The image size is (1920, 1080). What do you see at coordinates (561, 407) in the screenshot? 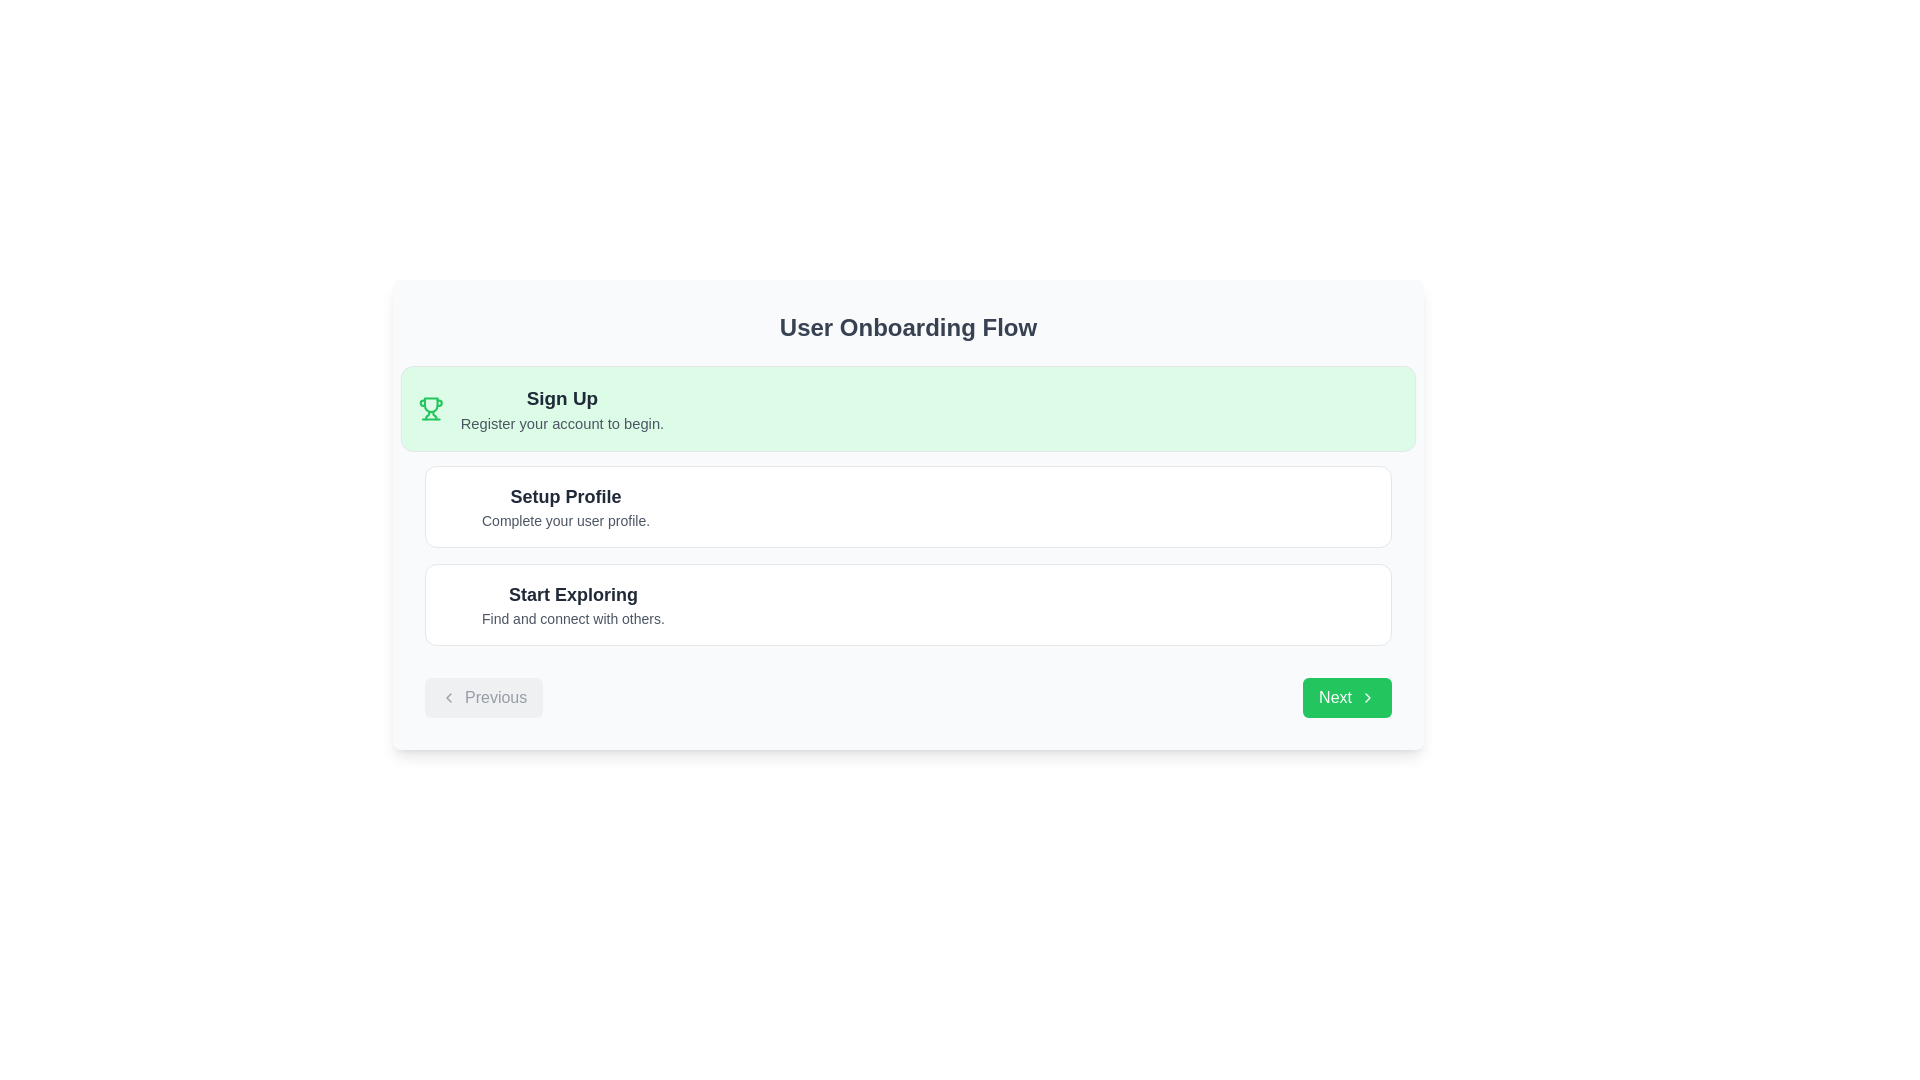
I see `the 'Sign Up' text block located on the left-center of the interface, which contains bold text stating 'Sign Up' and a smaller gray text below it` at bounding box center [561, 407].